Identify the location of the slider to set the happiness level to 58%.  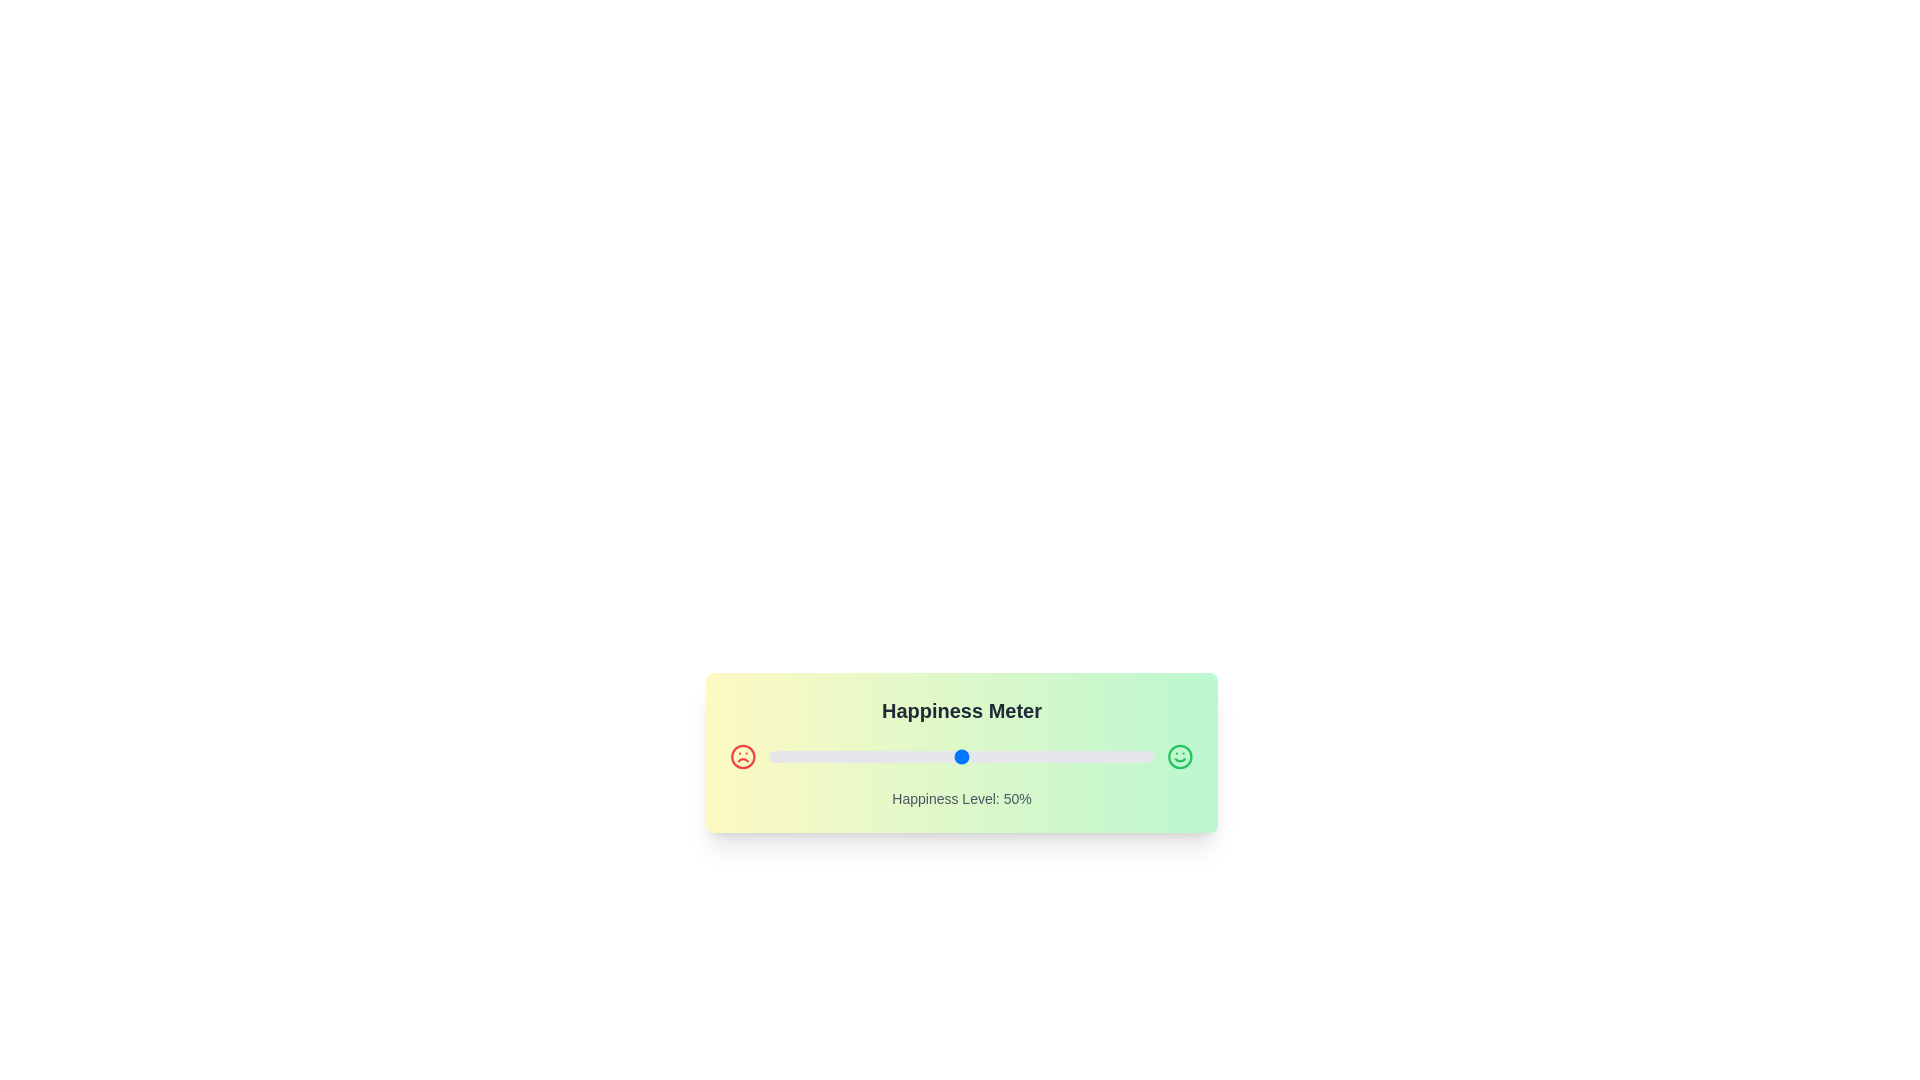
(993, 756).